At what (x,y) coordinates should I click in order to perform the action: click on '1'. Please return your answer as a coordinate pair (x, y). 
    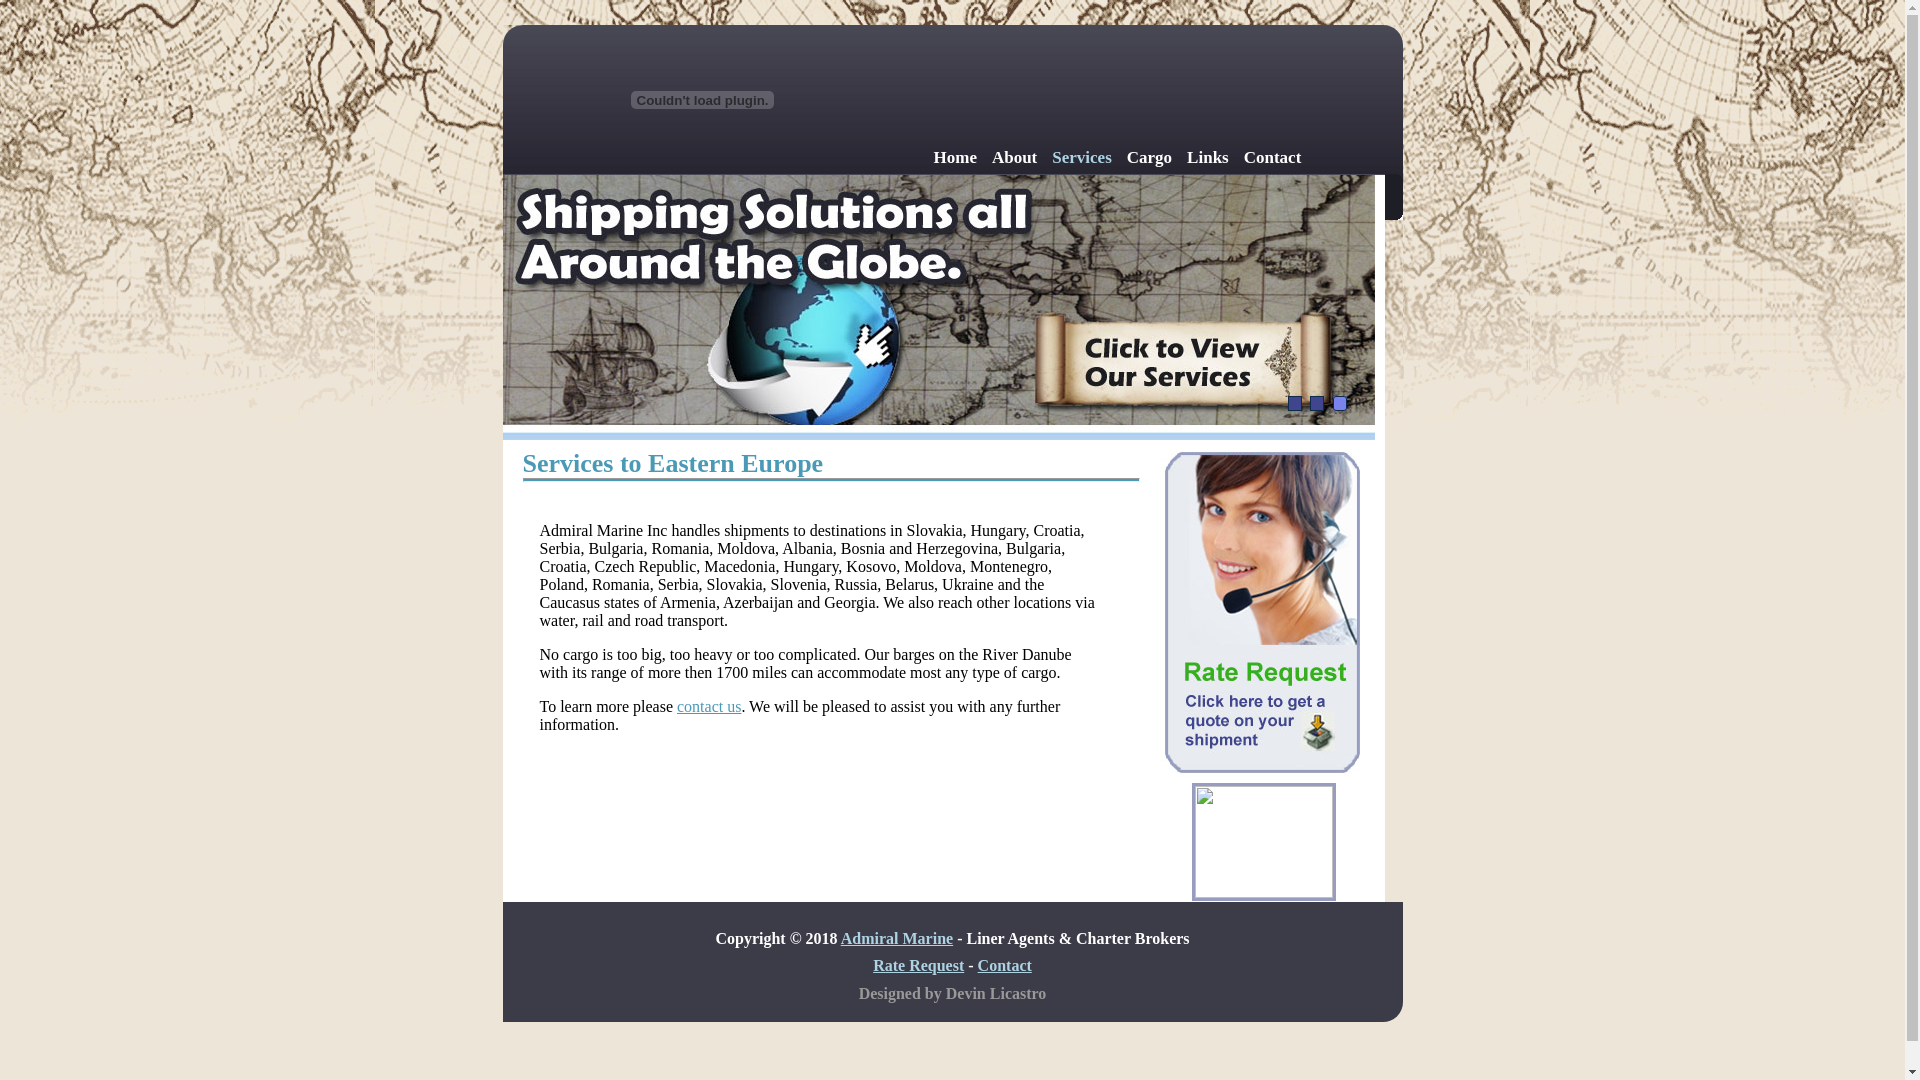
    Looking at the image, I should click on (1295, 403).